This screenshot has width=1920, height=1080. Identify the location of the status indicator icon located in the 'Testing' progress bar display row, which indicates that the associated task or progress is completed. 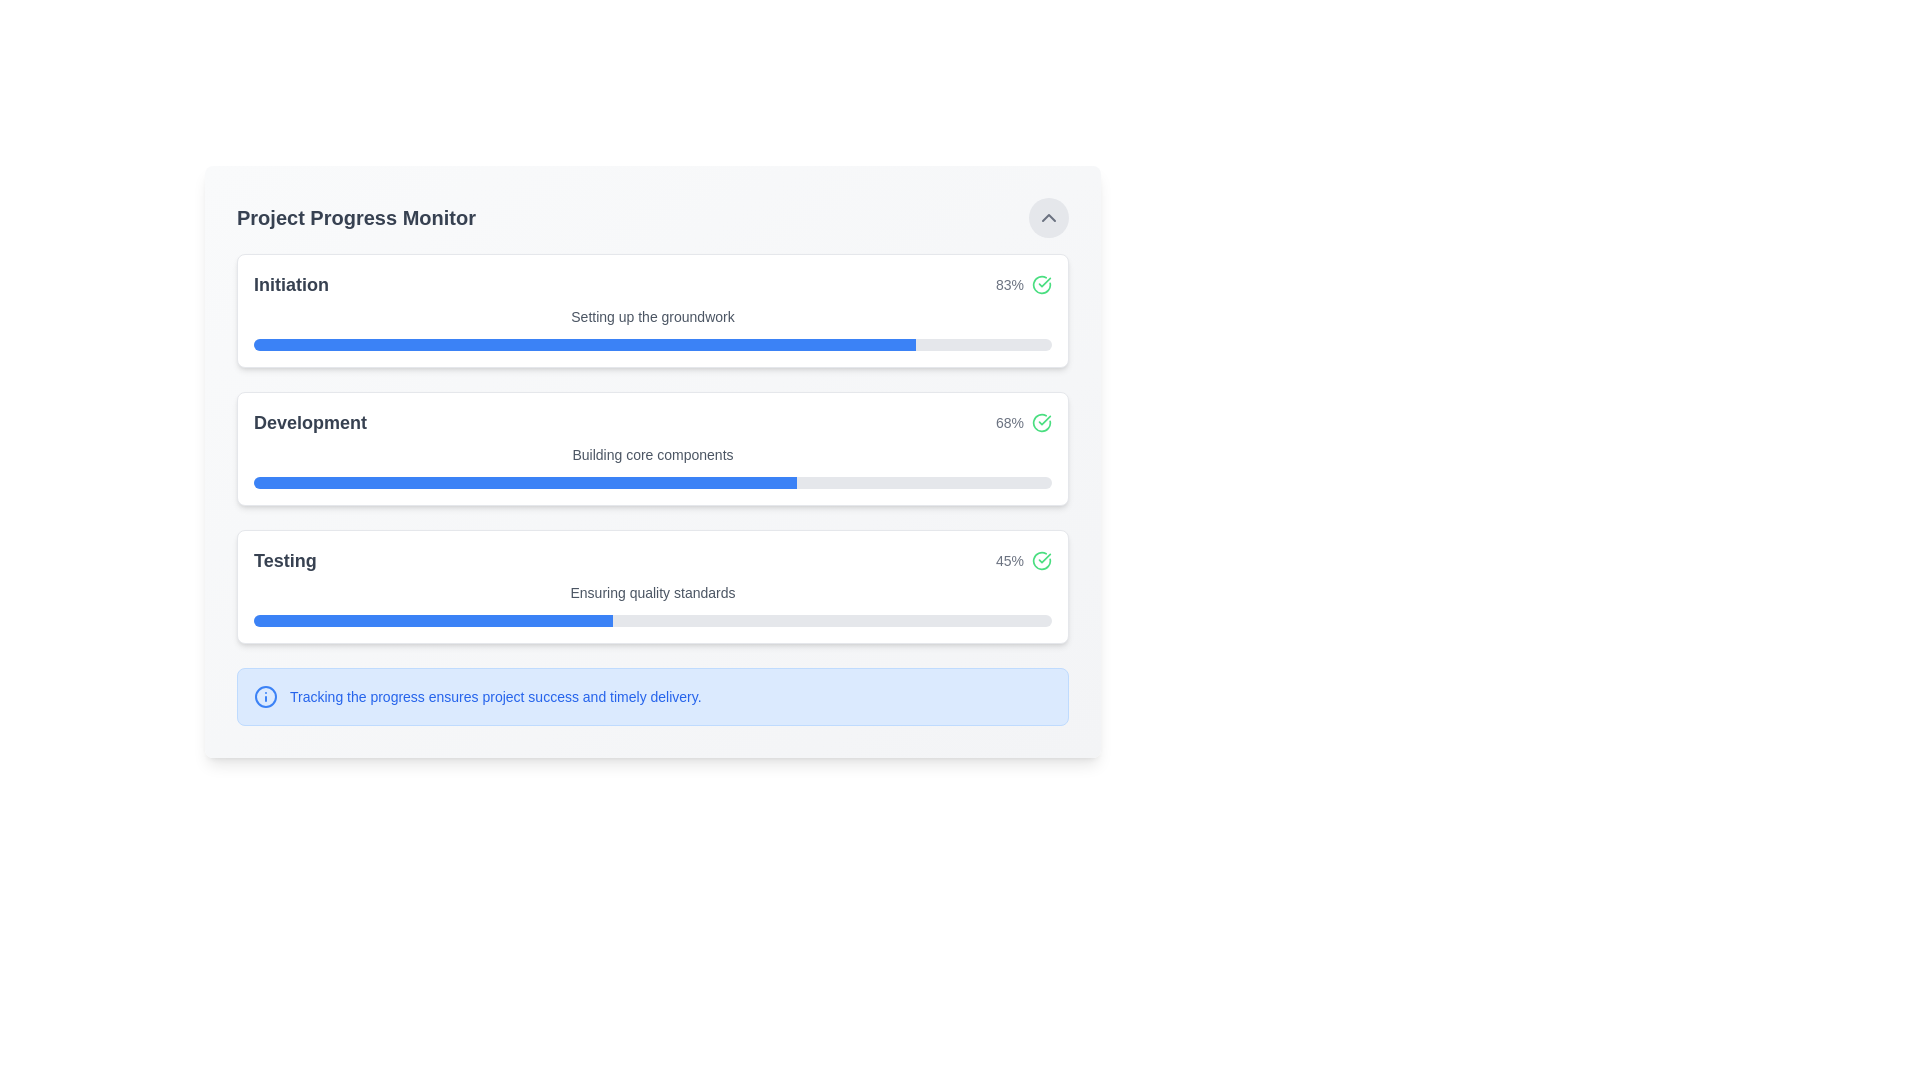
(1040, 560).